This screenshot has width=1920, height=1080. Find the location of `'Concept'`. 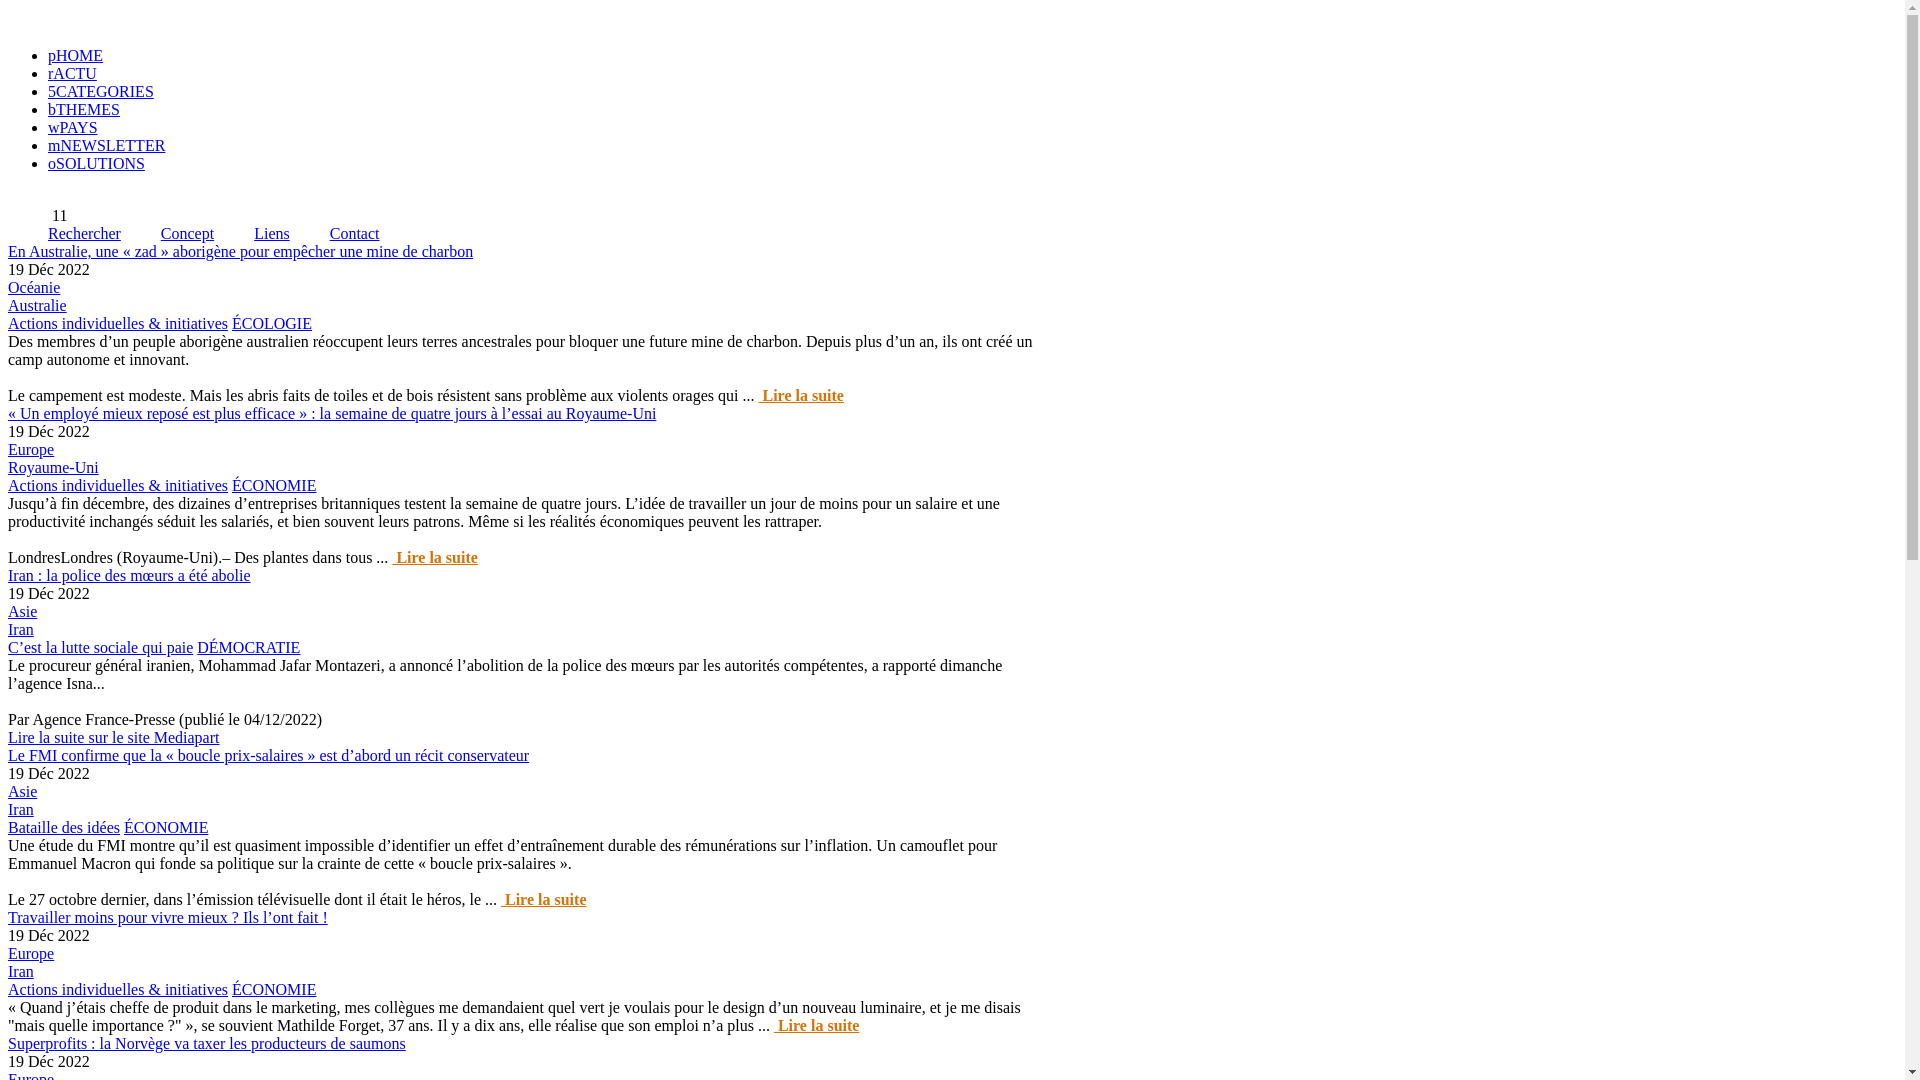

'Concept' is located at coordinates (167, 232).